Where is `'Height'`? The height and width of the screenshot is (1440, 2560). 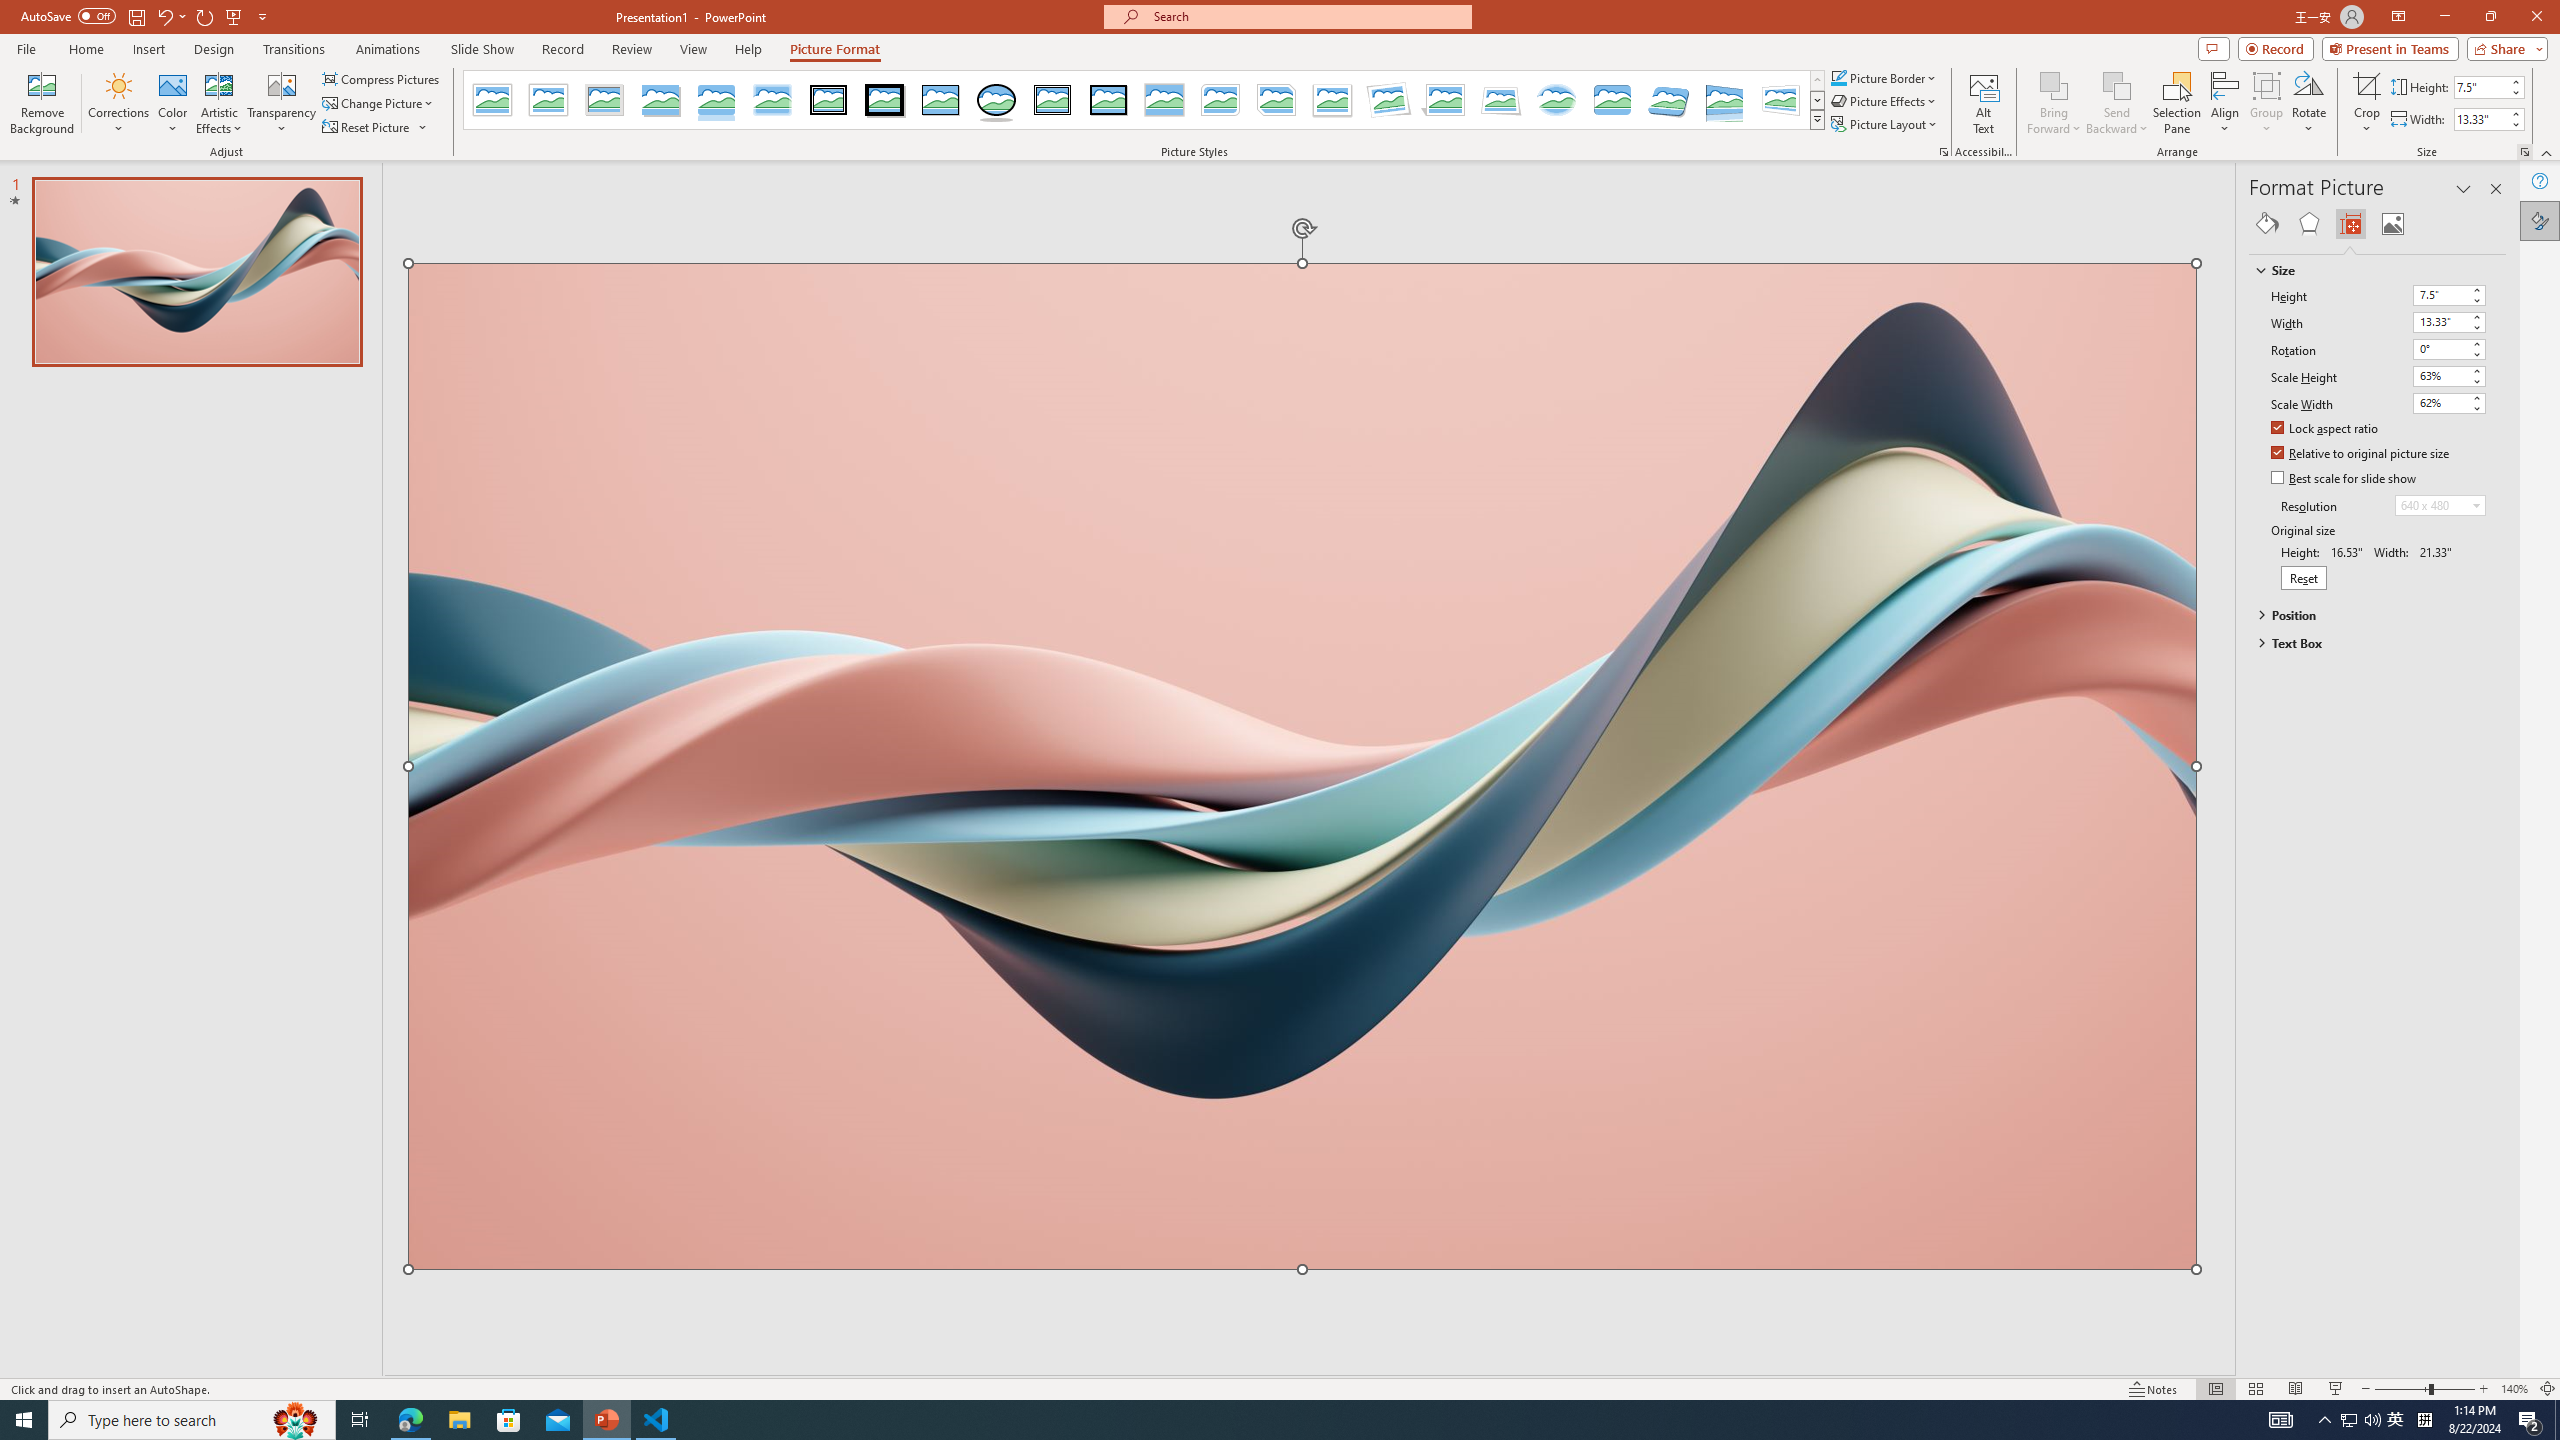
'Height' is located at coordinates (2439, 294).